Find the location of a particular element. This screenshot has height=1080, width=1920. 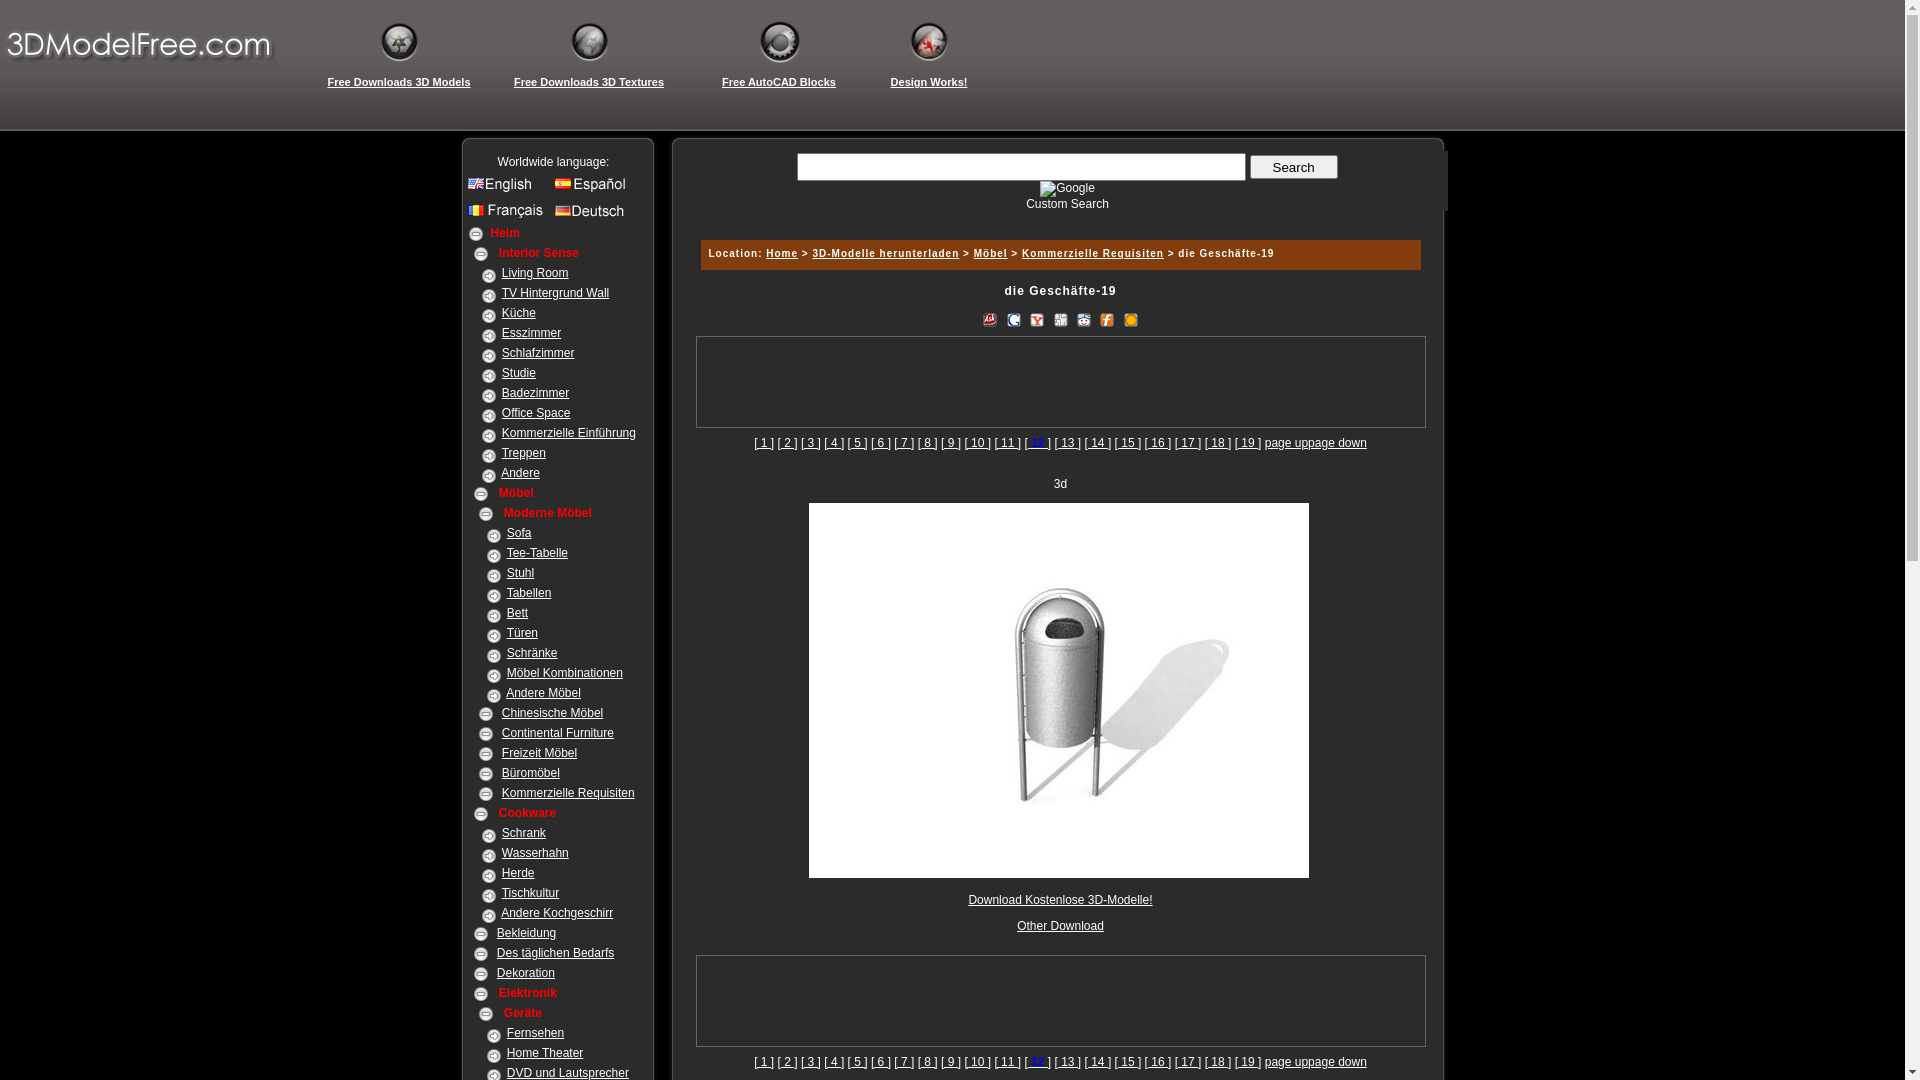

'Spanish site' is located at coordinates (593, 189).